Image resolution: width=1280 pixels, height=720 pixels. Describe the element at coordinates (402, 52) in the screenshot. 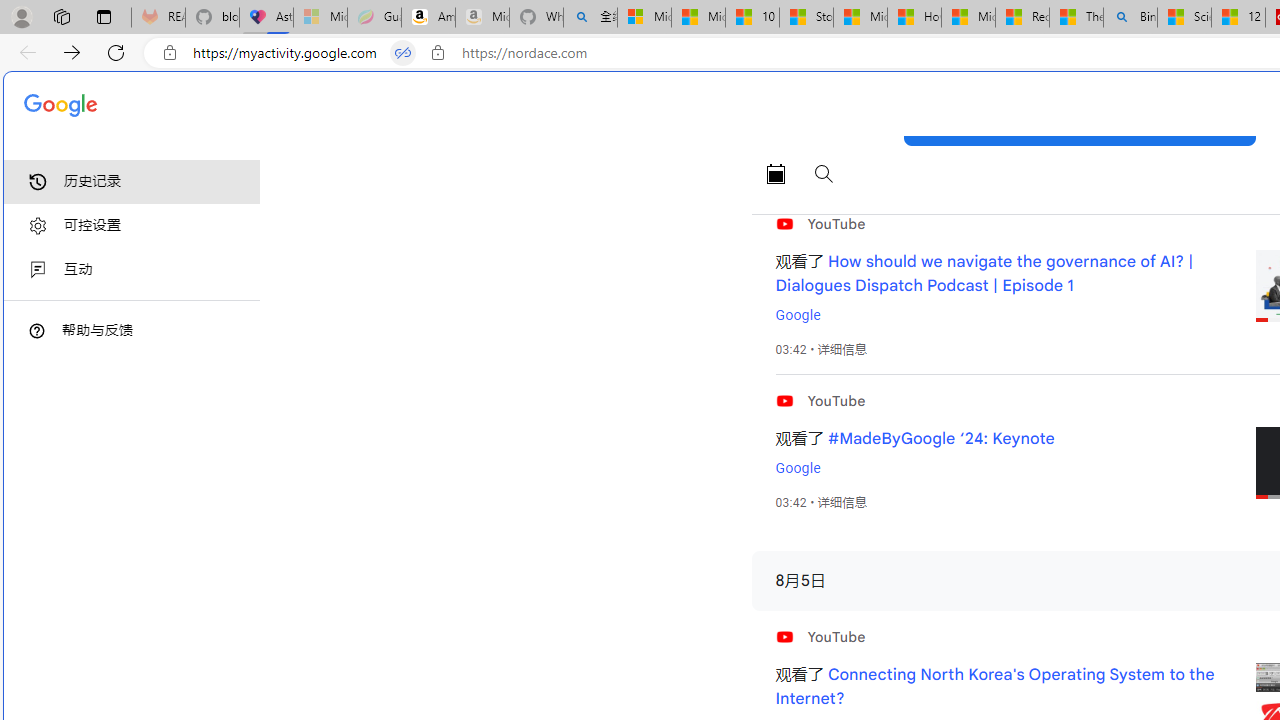

I see `'Tabs in split screen'` at that location.